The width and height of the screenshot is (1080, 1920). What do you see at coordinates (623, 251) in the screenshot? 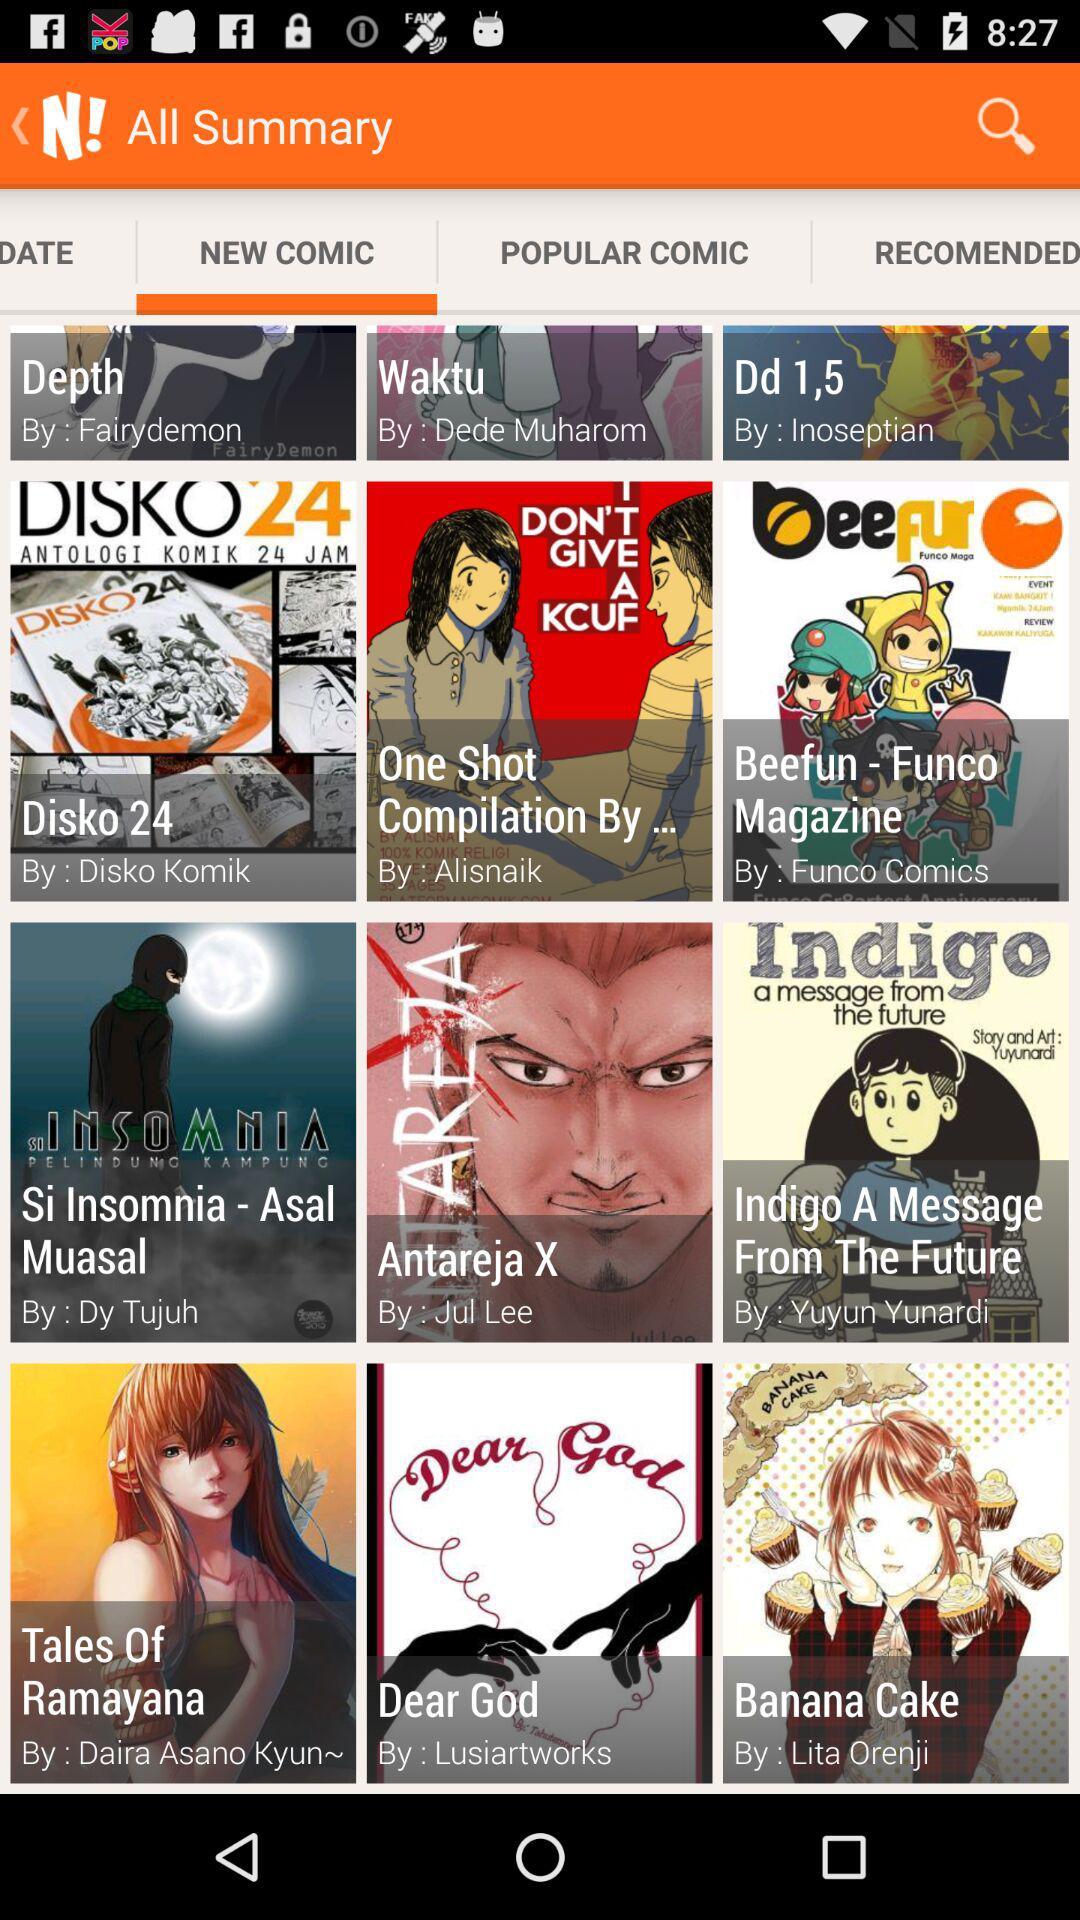
I see `the popular comic` at bounding box center [623, 251].